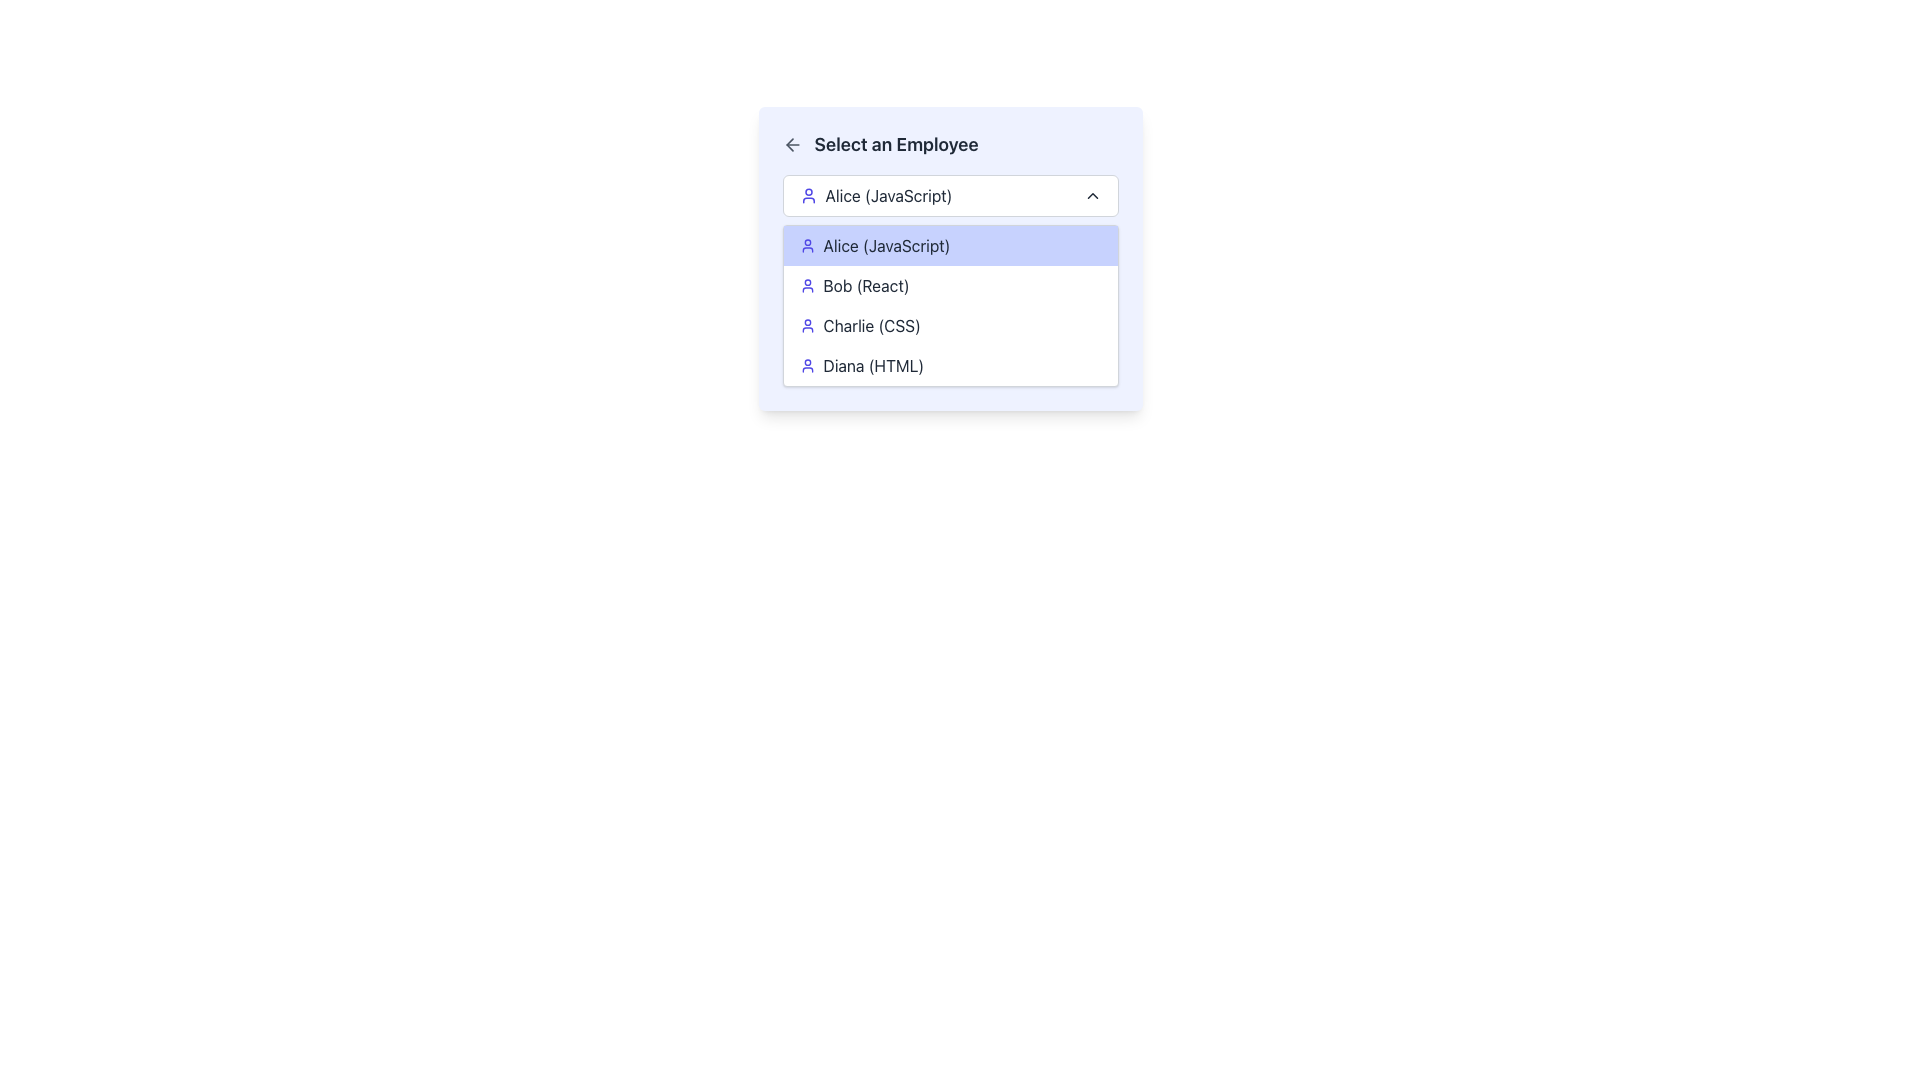 This screenshot has width=1920, height=1080. What do you see at coordinates (949, 325) in the screenshot?
I see `the list item displaying 'Charlie (CSS)'` at bounding box center [949, 325].